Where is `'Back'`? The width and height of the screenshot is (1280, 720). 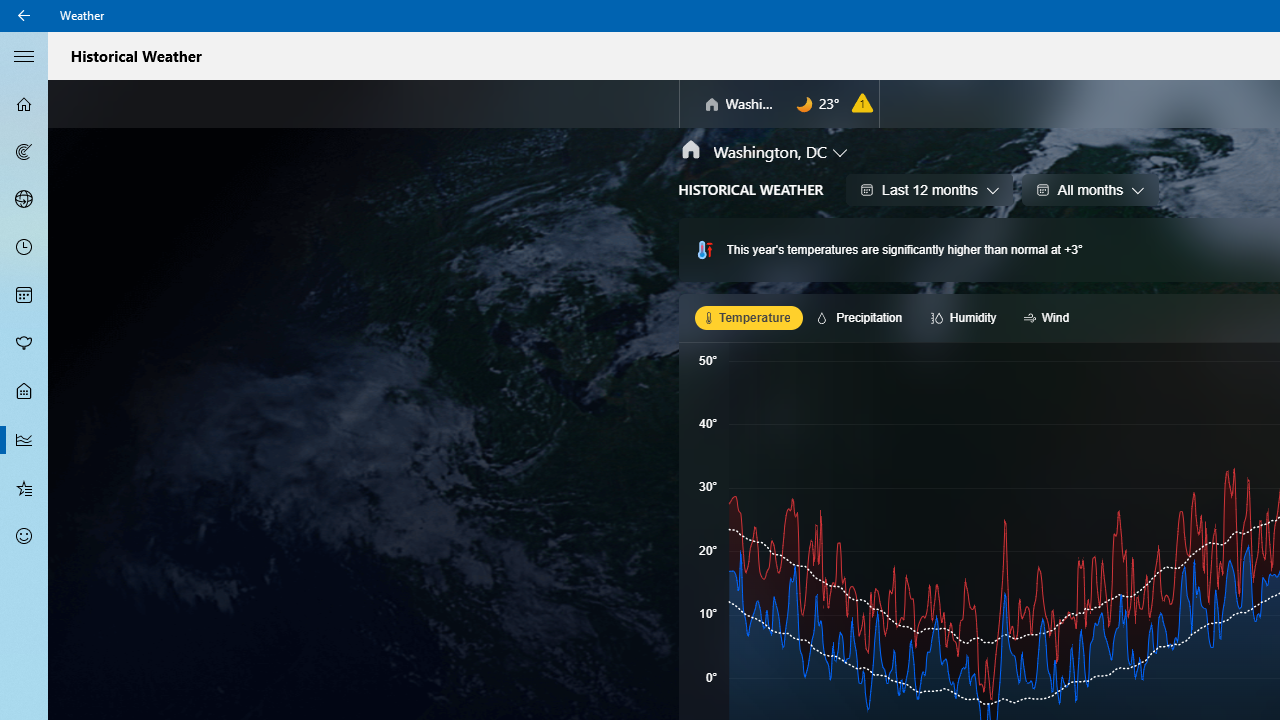 'Back' is located at coordinates (24, 15).